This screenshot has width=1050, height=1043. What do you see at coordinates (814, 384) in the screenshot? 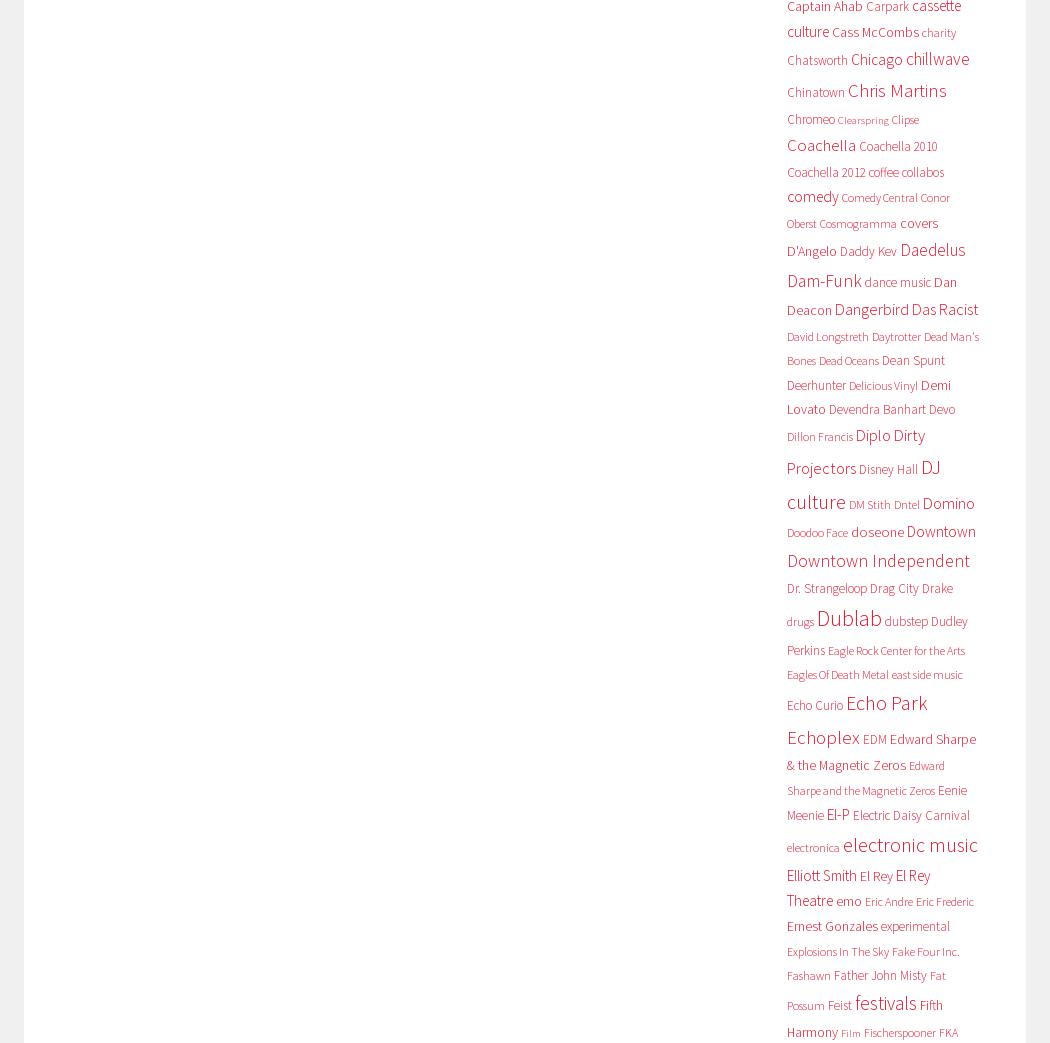
I see `'Deerhunter'` at bounding box center [814, 384].